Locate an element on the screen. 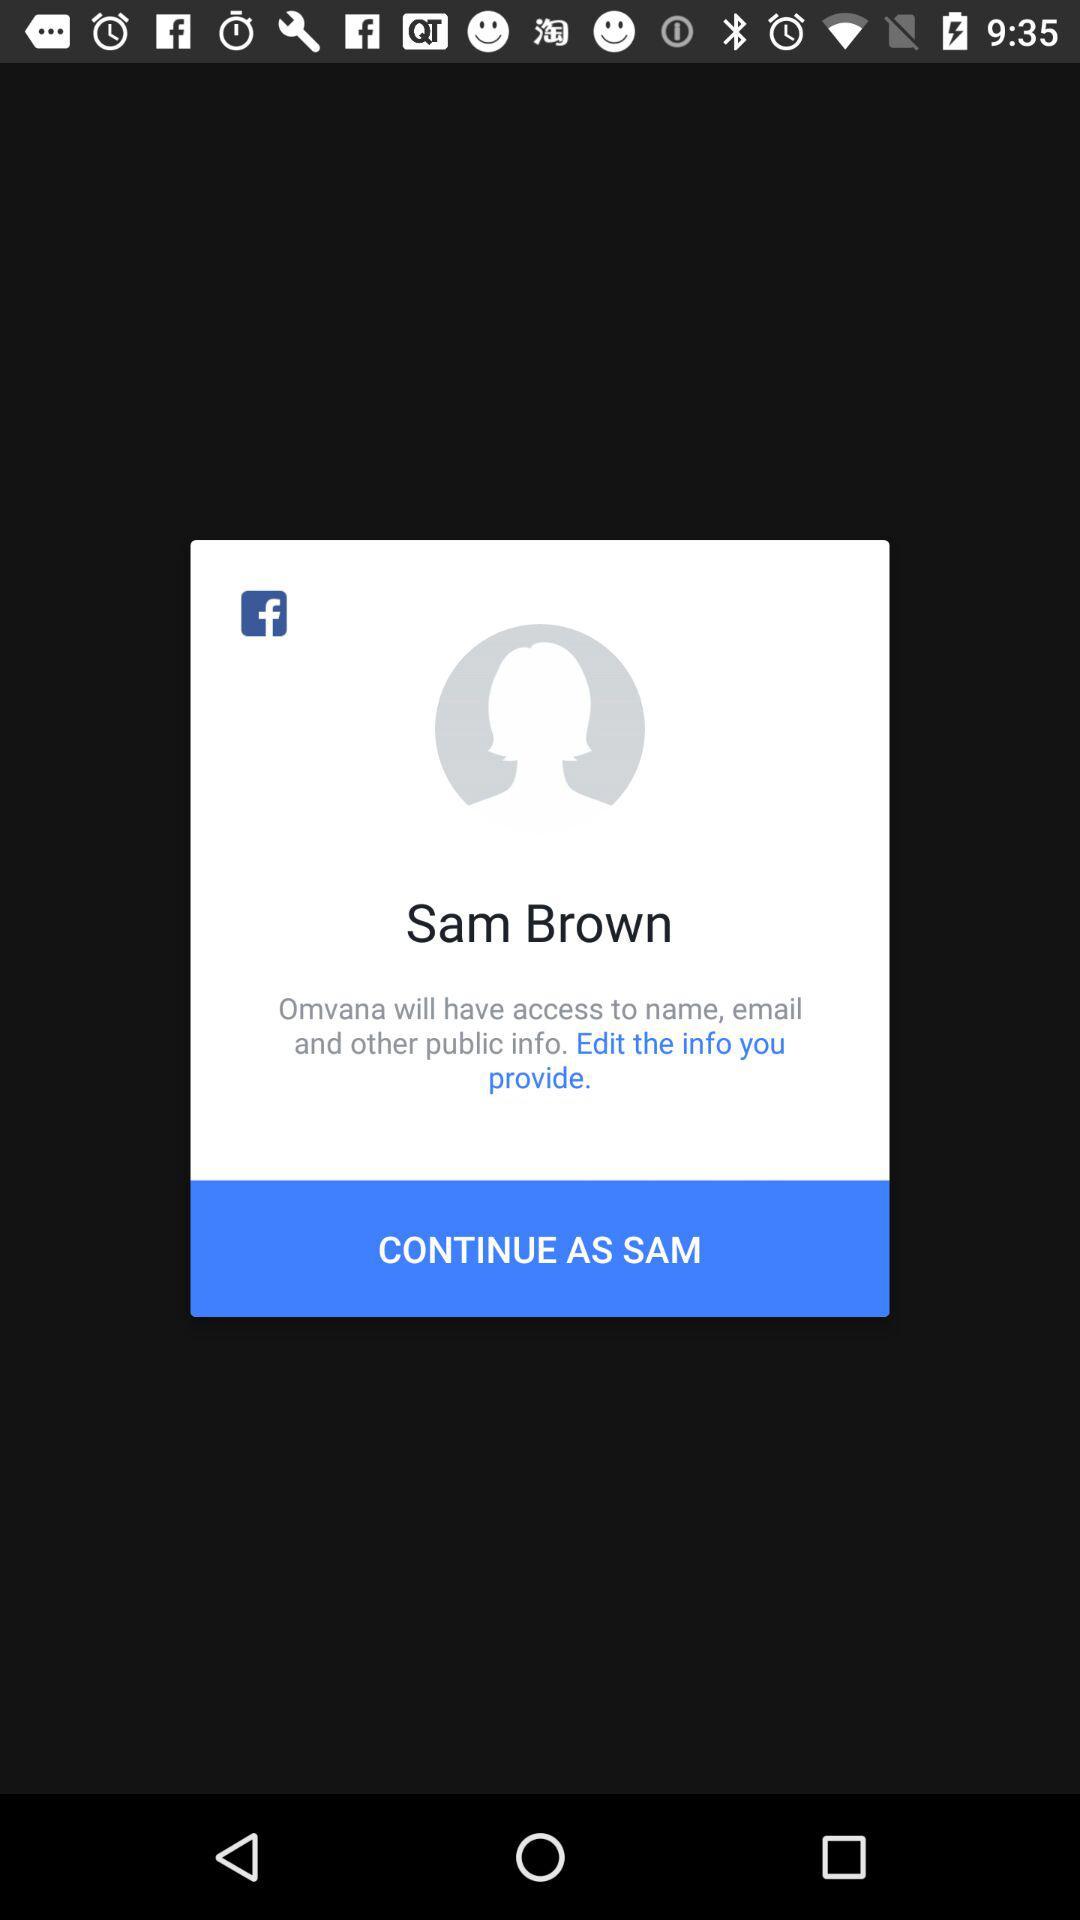 The image size is (1080, 1920). item above continue as sam is located at coordinates (540, 1041).